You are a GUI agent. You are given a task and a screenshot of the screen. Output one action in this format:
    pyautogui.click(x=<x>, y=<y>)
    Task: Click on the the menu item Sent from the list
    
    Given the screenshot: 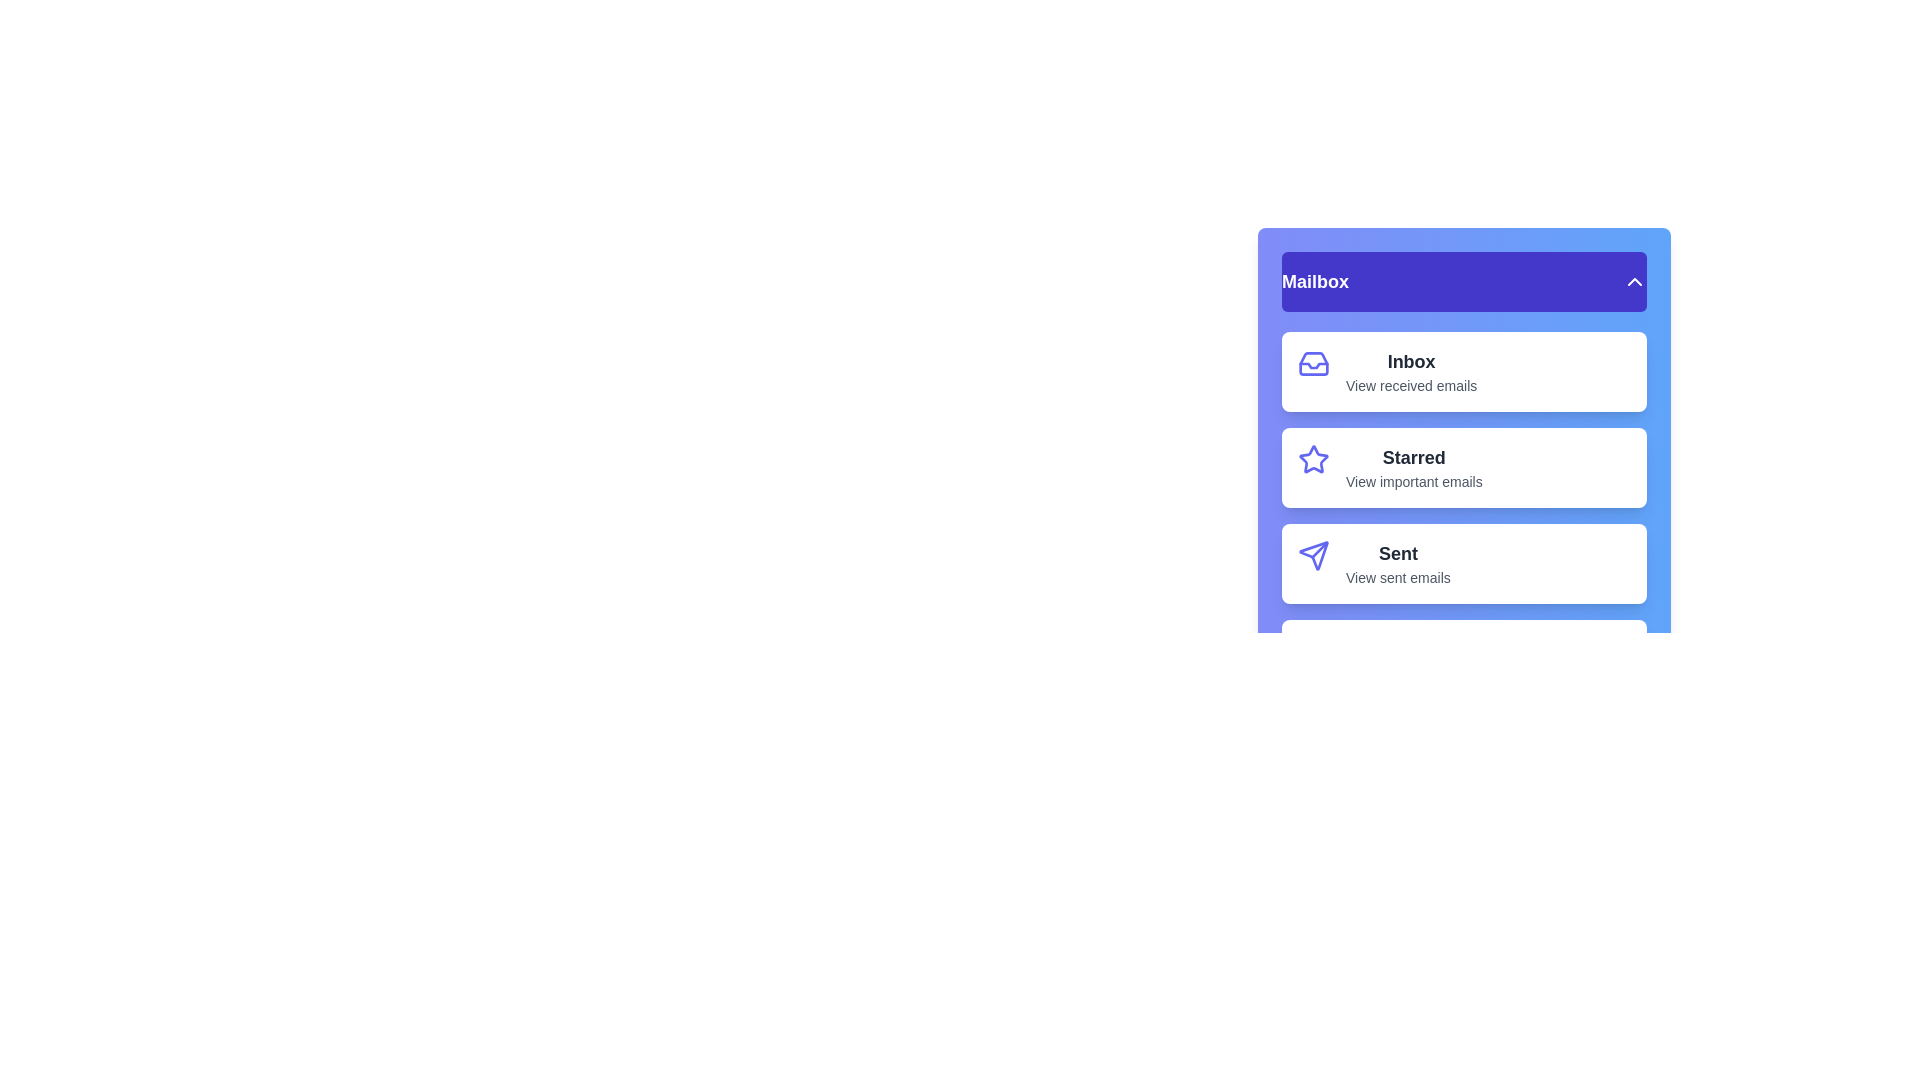 What is the action you would take?
    pyautogui.click(x=1464, y=563)
    